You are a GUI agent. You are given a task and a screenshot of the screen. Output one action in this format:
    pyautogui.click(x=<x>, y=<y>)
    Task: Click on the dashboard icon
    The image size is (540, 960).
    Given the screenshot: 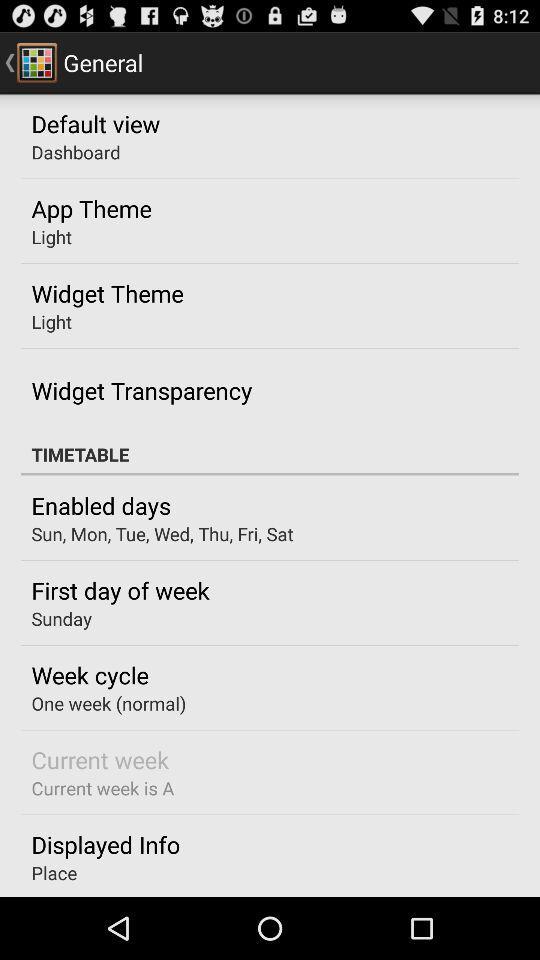 What is the action you would take?
    pyautogui.click(x=75, y=151)
    